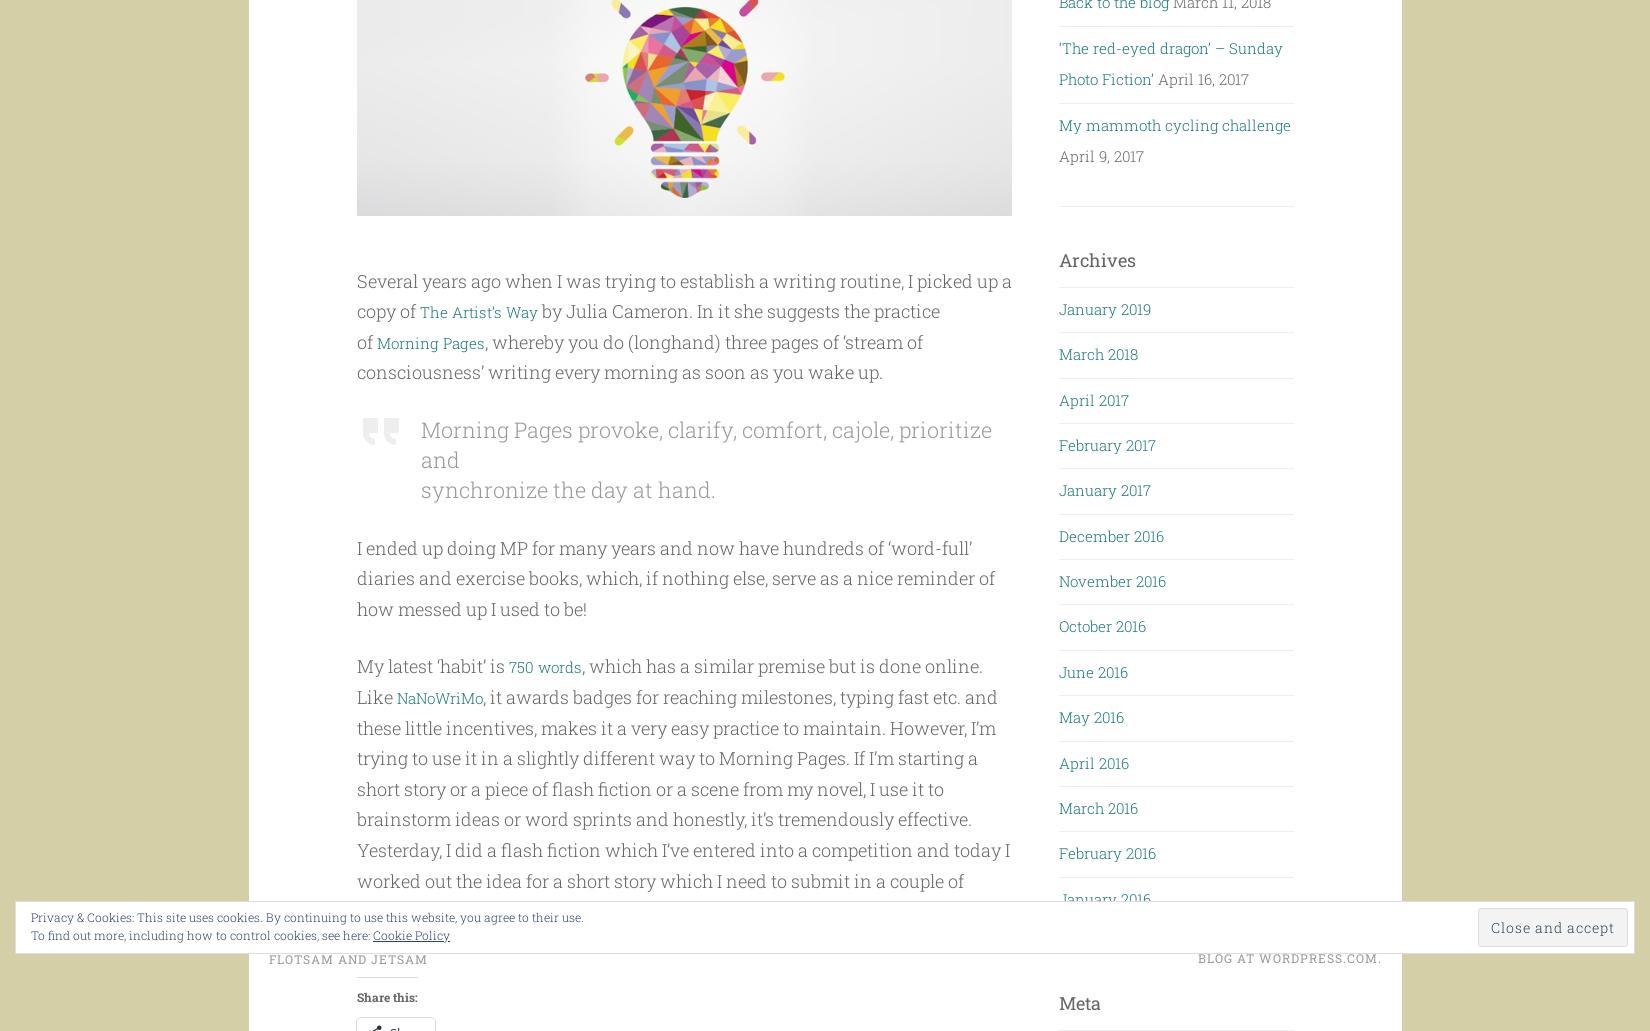 This screenshot has height=1031, width=1650. What do you see at coordinates (1174, 123) in the screenshot?
I see `'My mammoth cycling challenge'` at bounding box center [1174, 123].